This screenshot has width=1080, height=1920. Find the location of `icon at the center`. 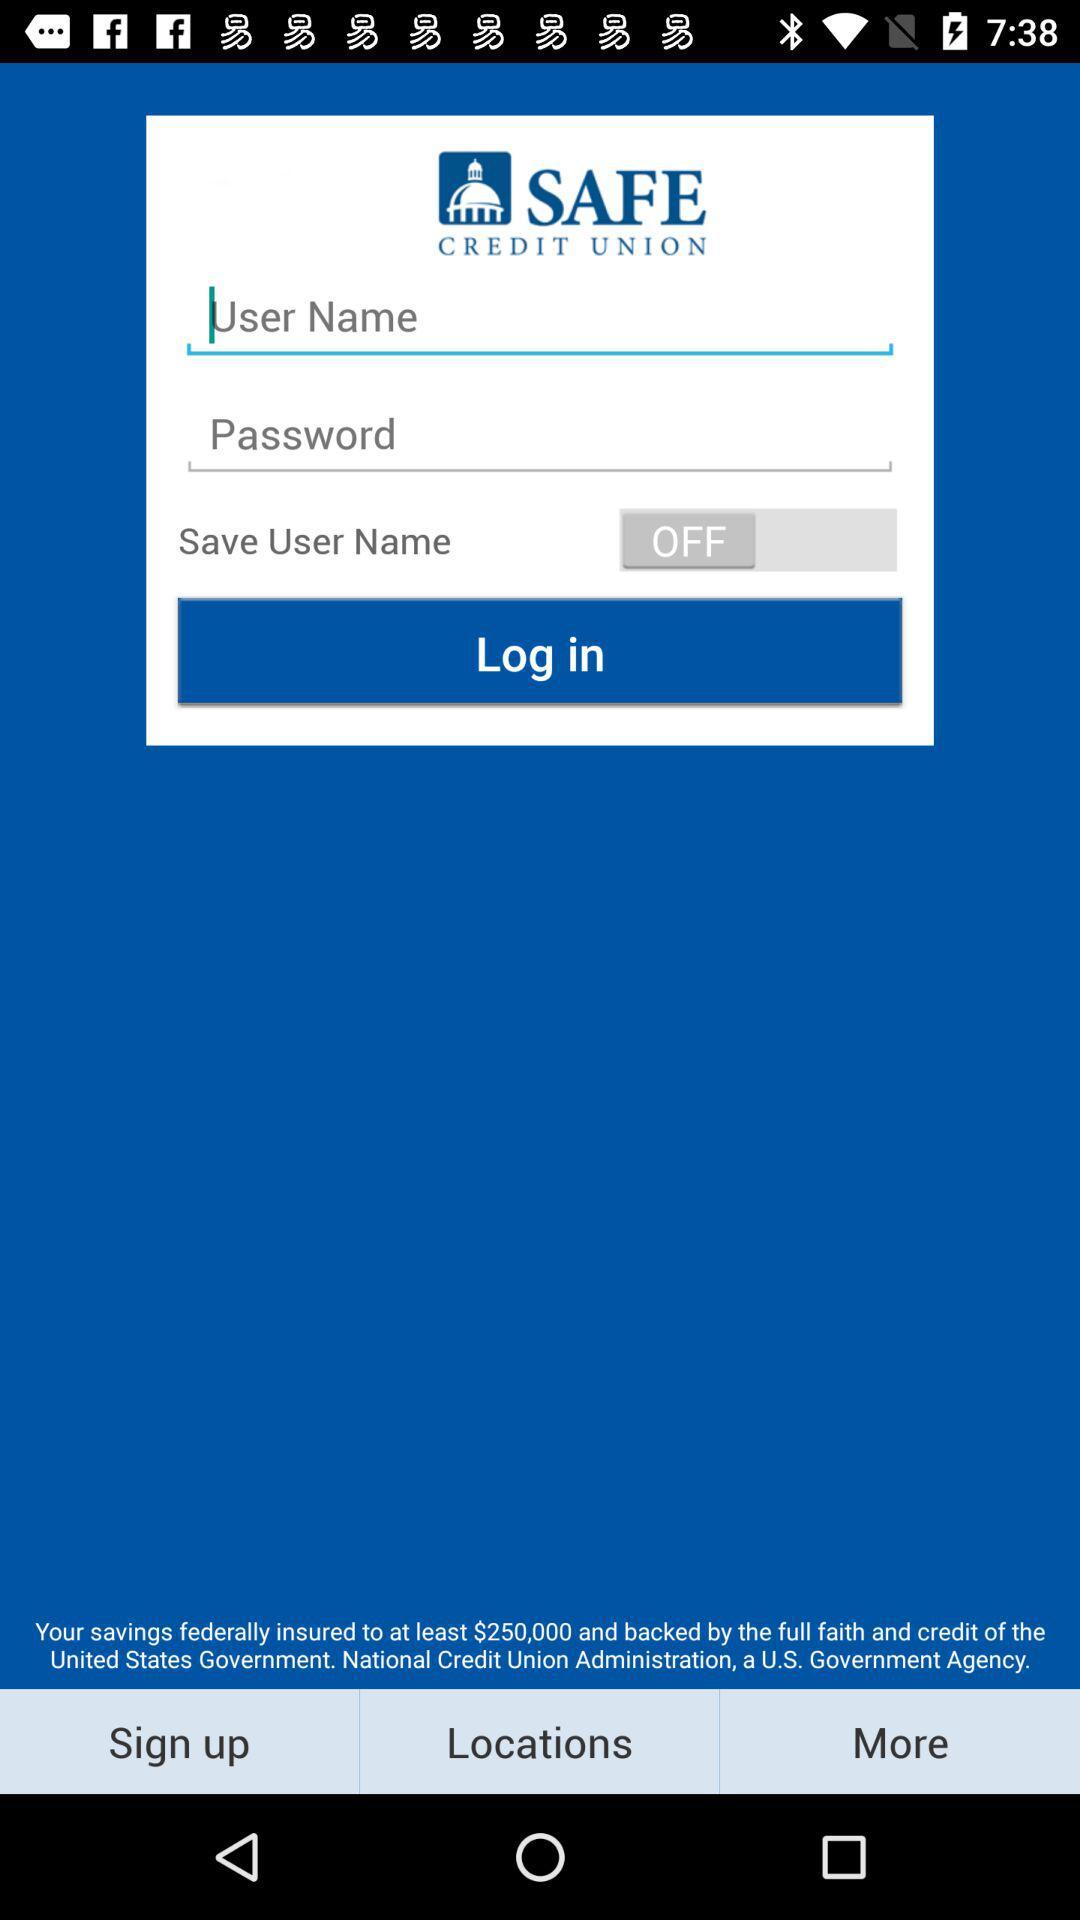

icon at the center is located at coordinates (540, 652).